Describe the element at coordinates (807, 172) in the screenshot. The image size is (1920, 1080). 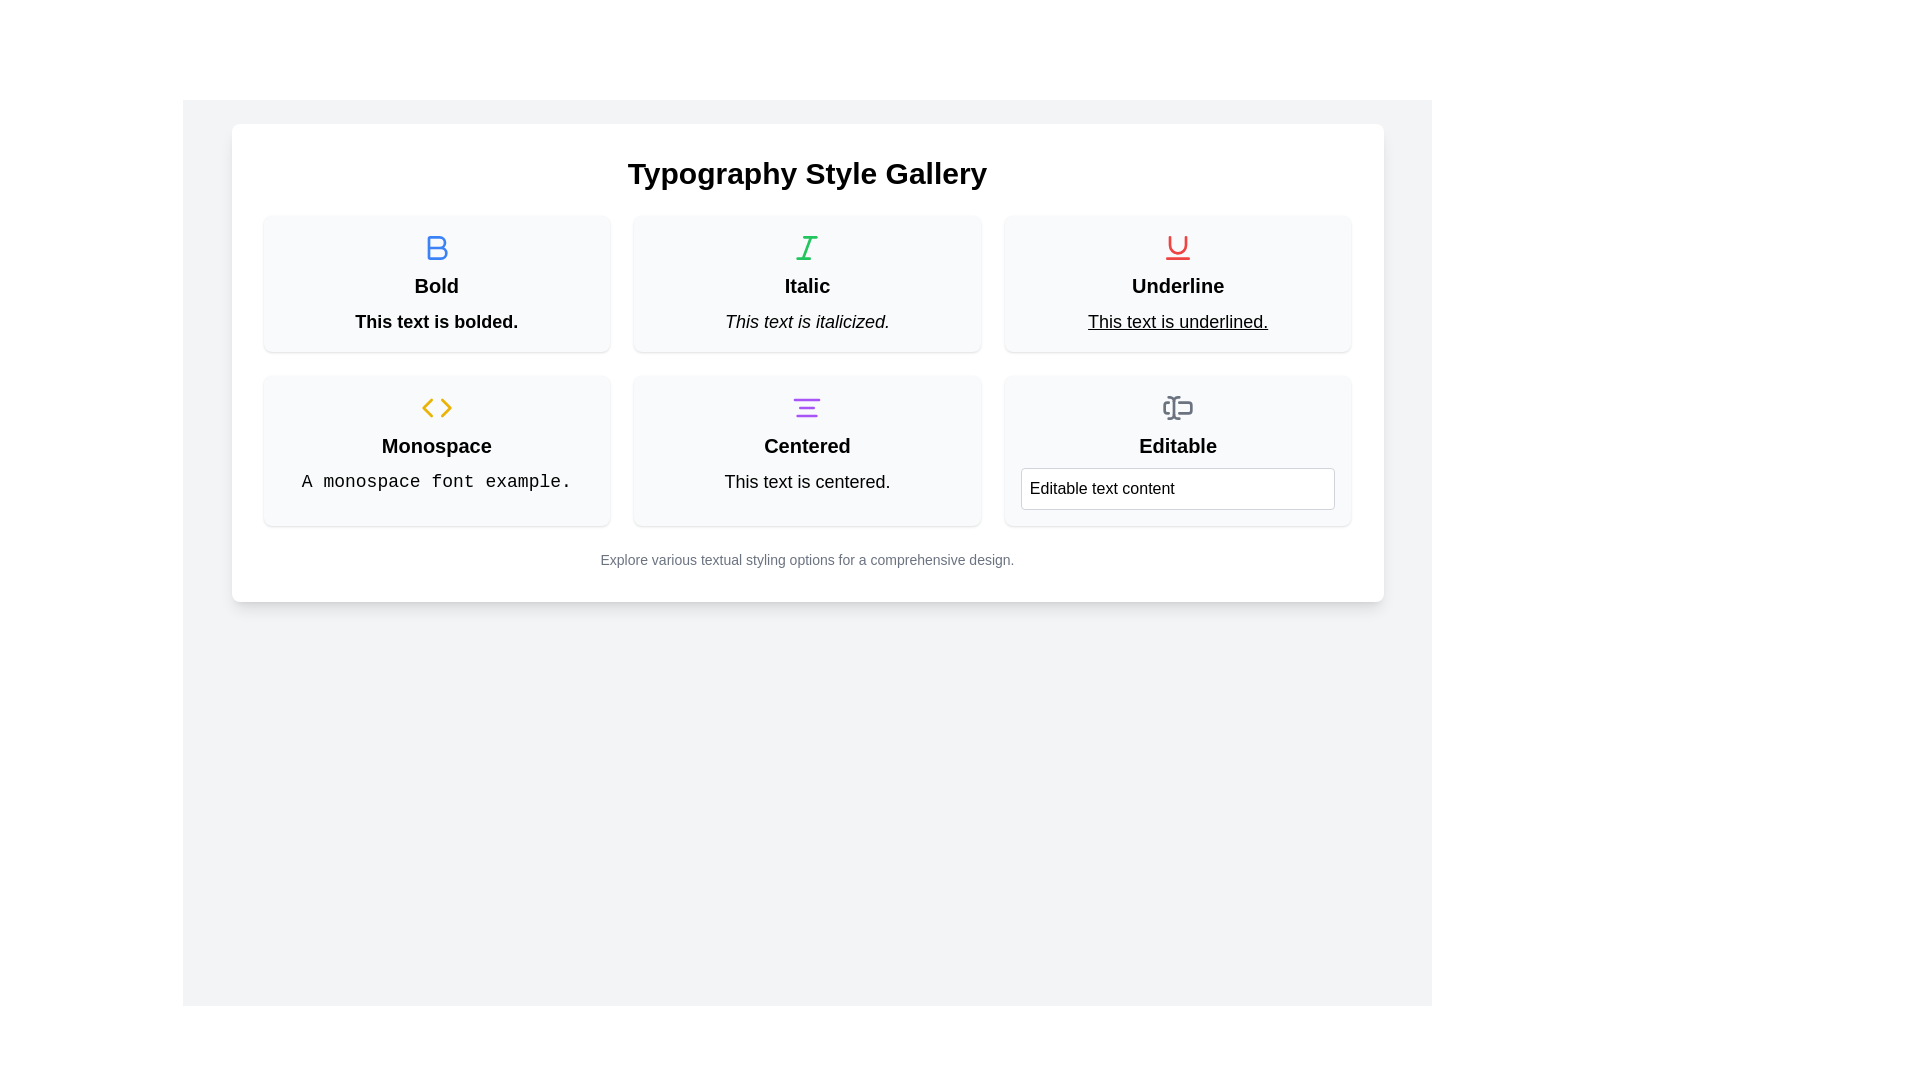
I see `the prominent heading with the text 'Typography Style Gallery', which is styled boldly and centered at the top of the content block` at that location.